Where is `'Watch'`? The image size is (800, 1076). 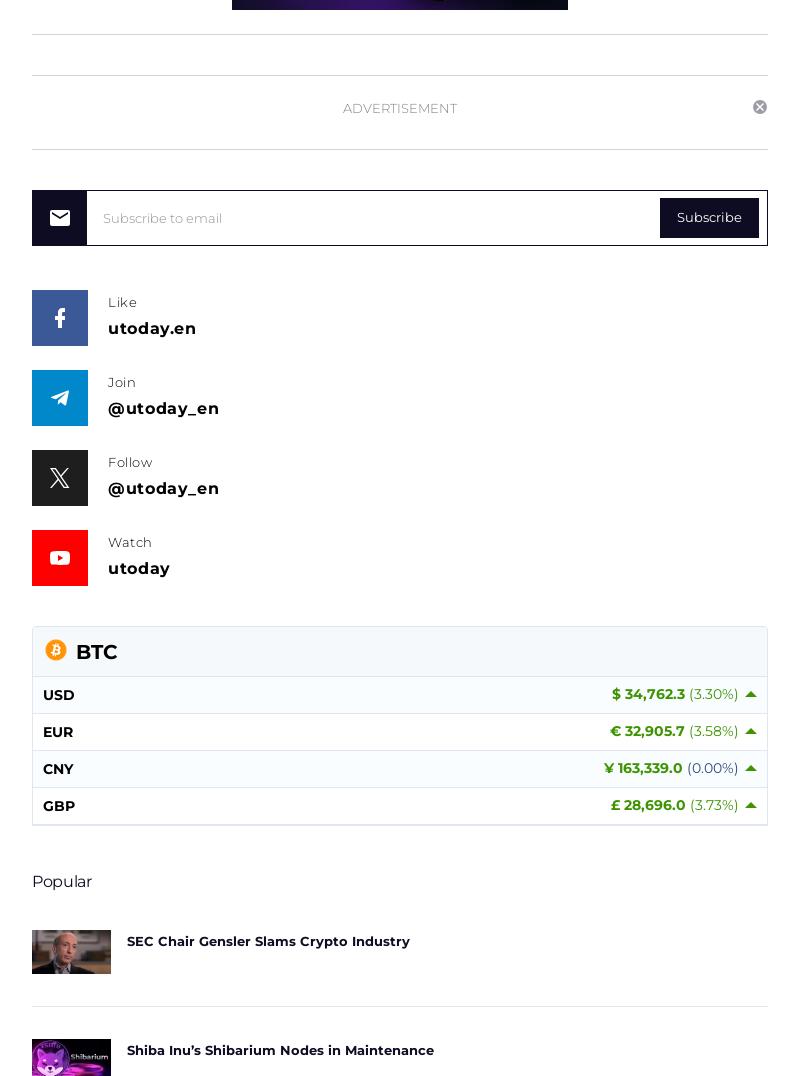
'Watch' is located at coordinates (129, 540).